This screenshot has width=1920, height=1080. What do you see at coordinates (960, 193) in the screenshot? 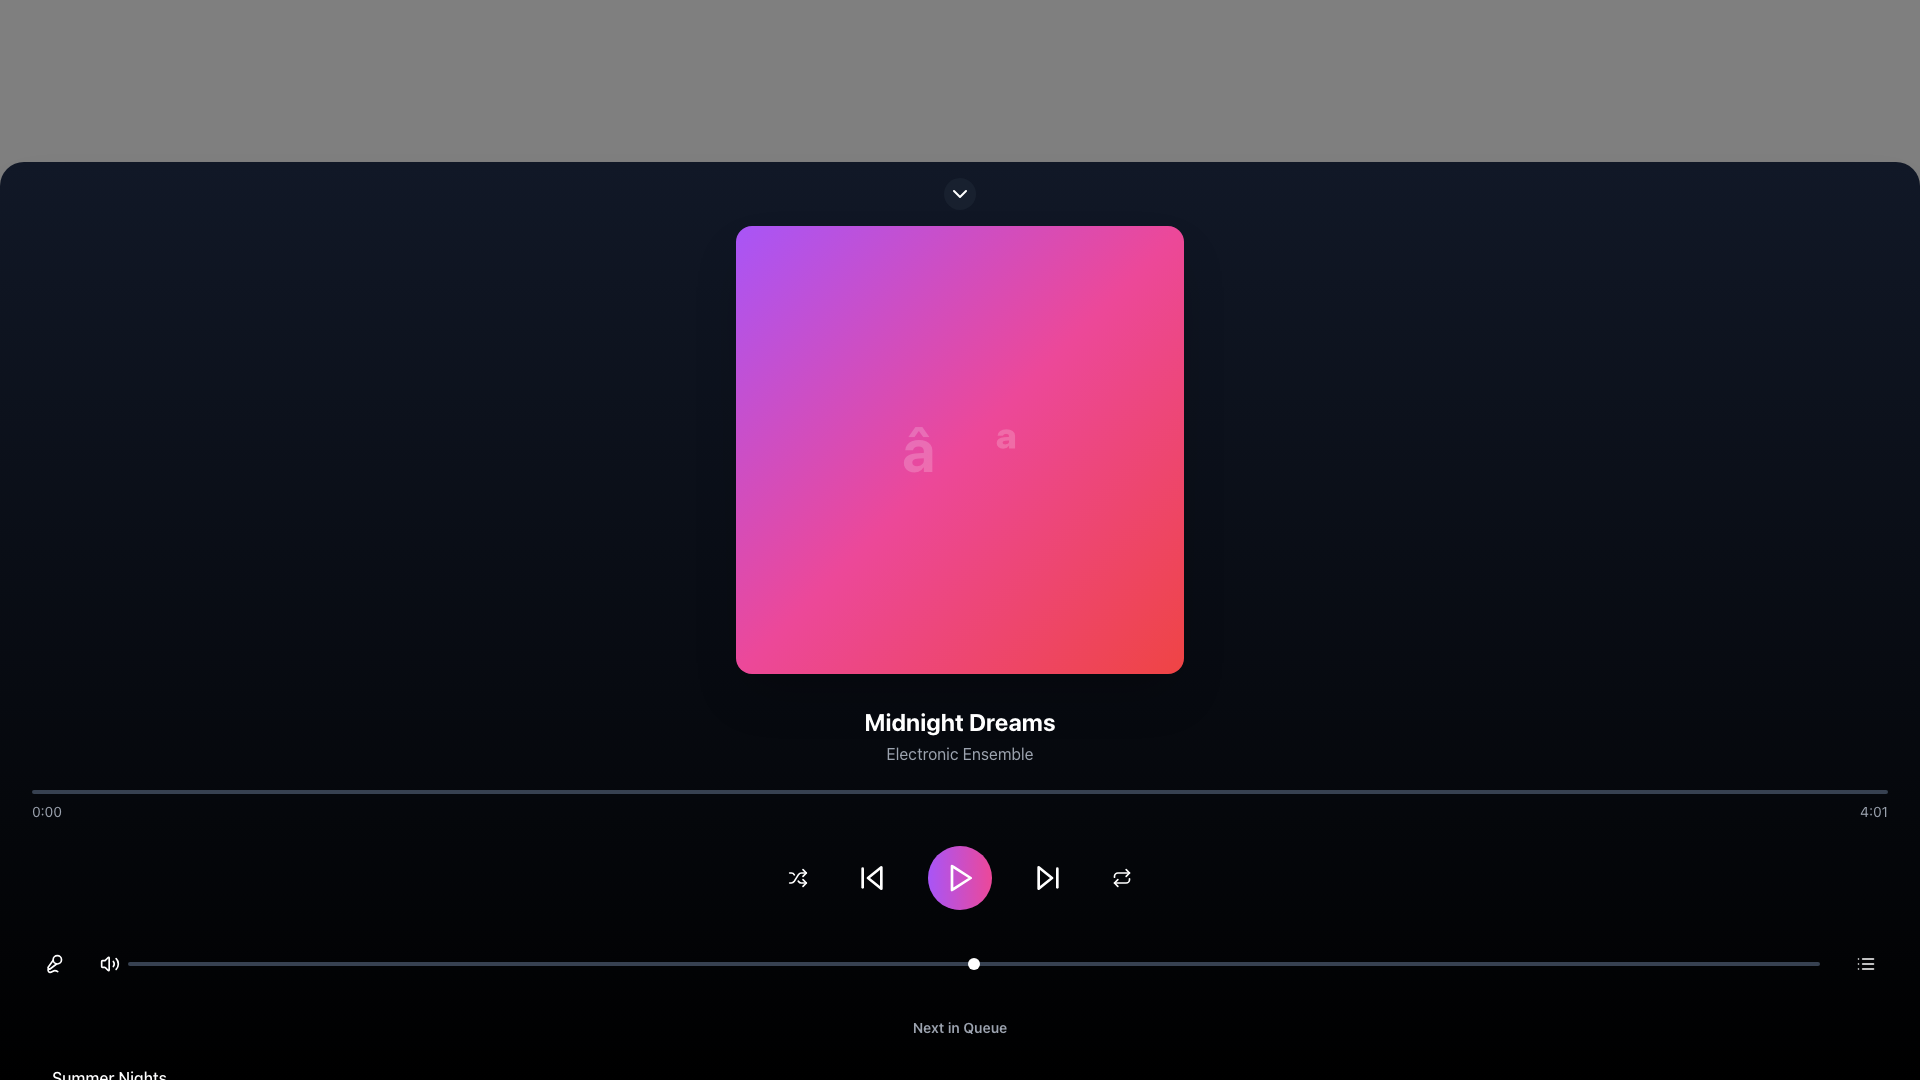
I see `the circular button with a semi-transparent dark gray background and a chevron-down icon` at bounding box center [960, 193].